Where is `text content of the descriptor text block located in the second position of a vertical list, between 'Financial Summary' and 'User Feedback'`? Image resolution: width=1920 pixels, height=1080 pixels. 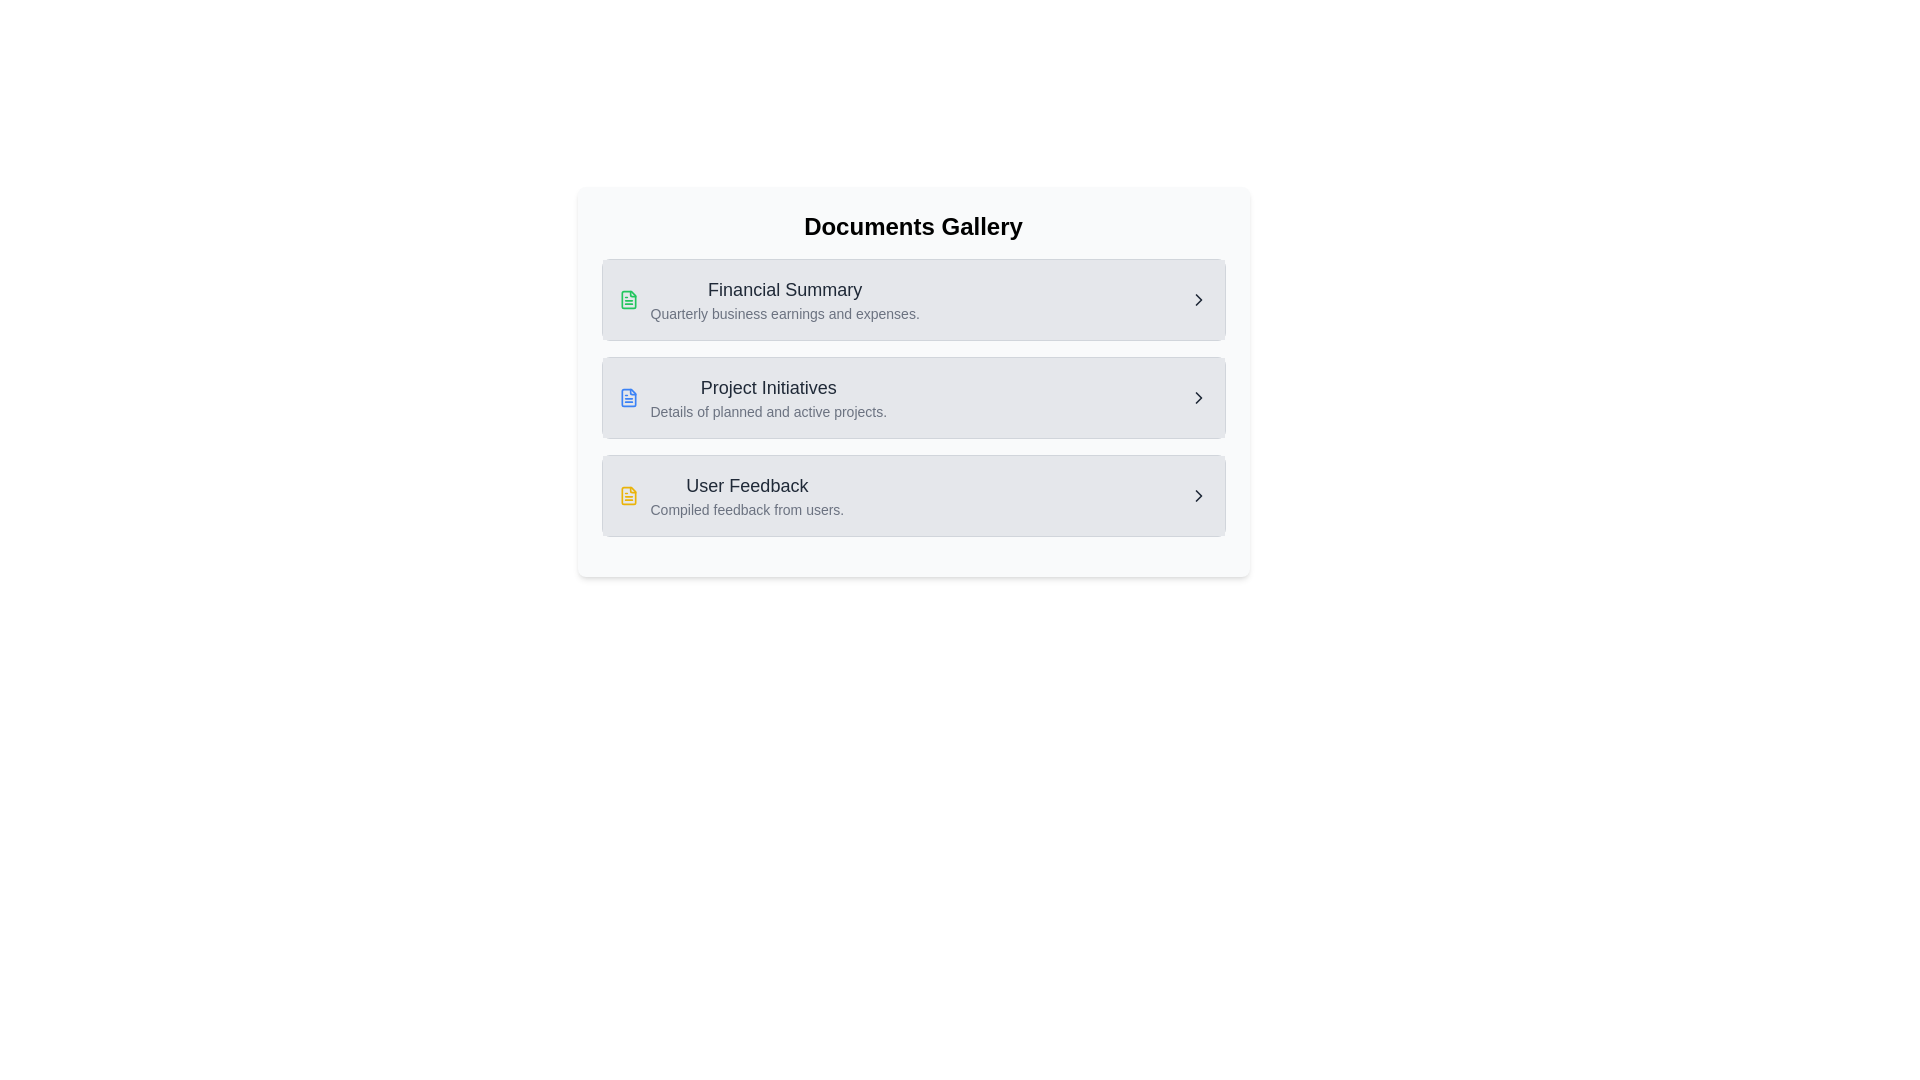 text content of the descriptor text block located in the second position of a vertical list, between 'Financial Summary' and 'User Feedback' is located at coordinates (767, 397).